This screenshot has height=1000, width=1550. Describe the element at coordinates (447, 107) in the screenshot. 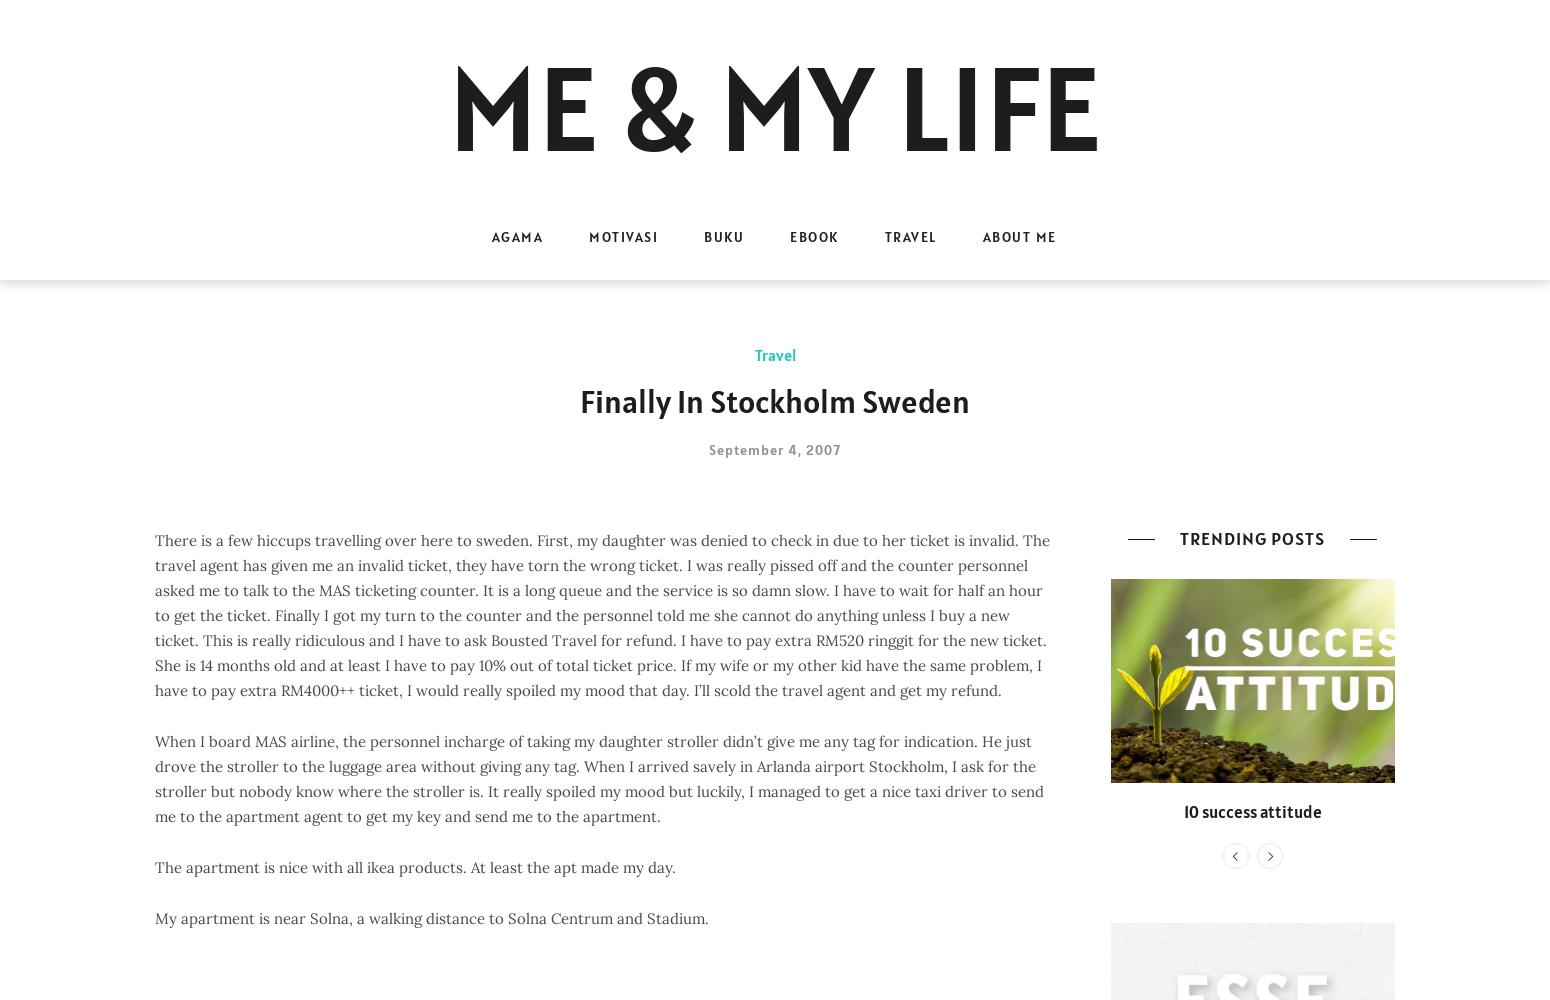

I see `'Me & My Life'` at that location.